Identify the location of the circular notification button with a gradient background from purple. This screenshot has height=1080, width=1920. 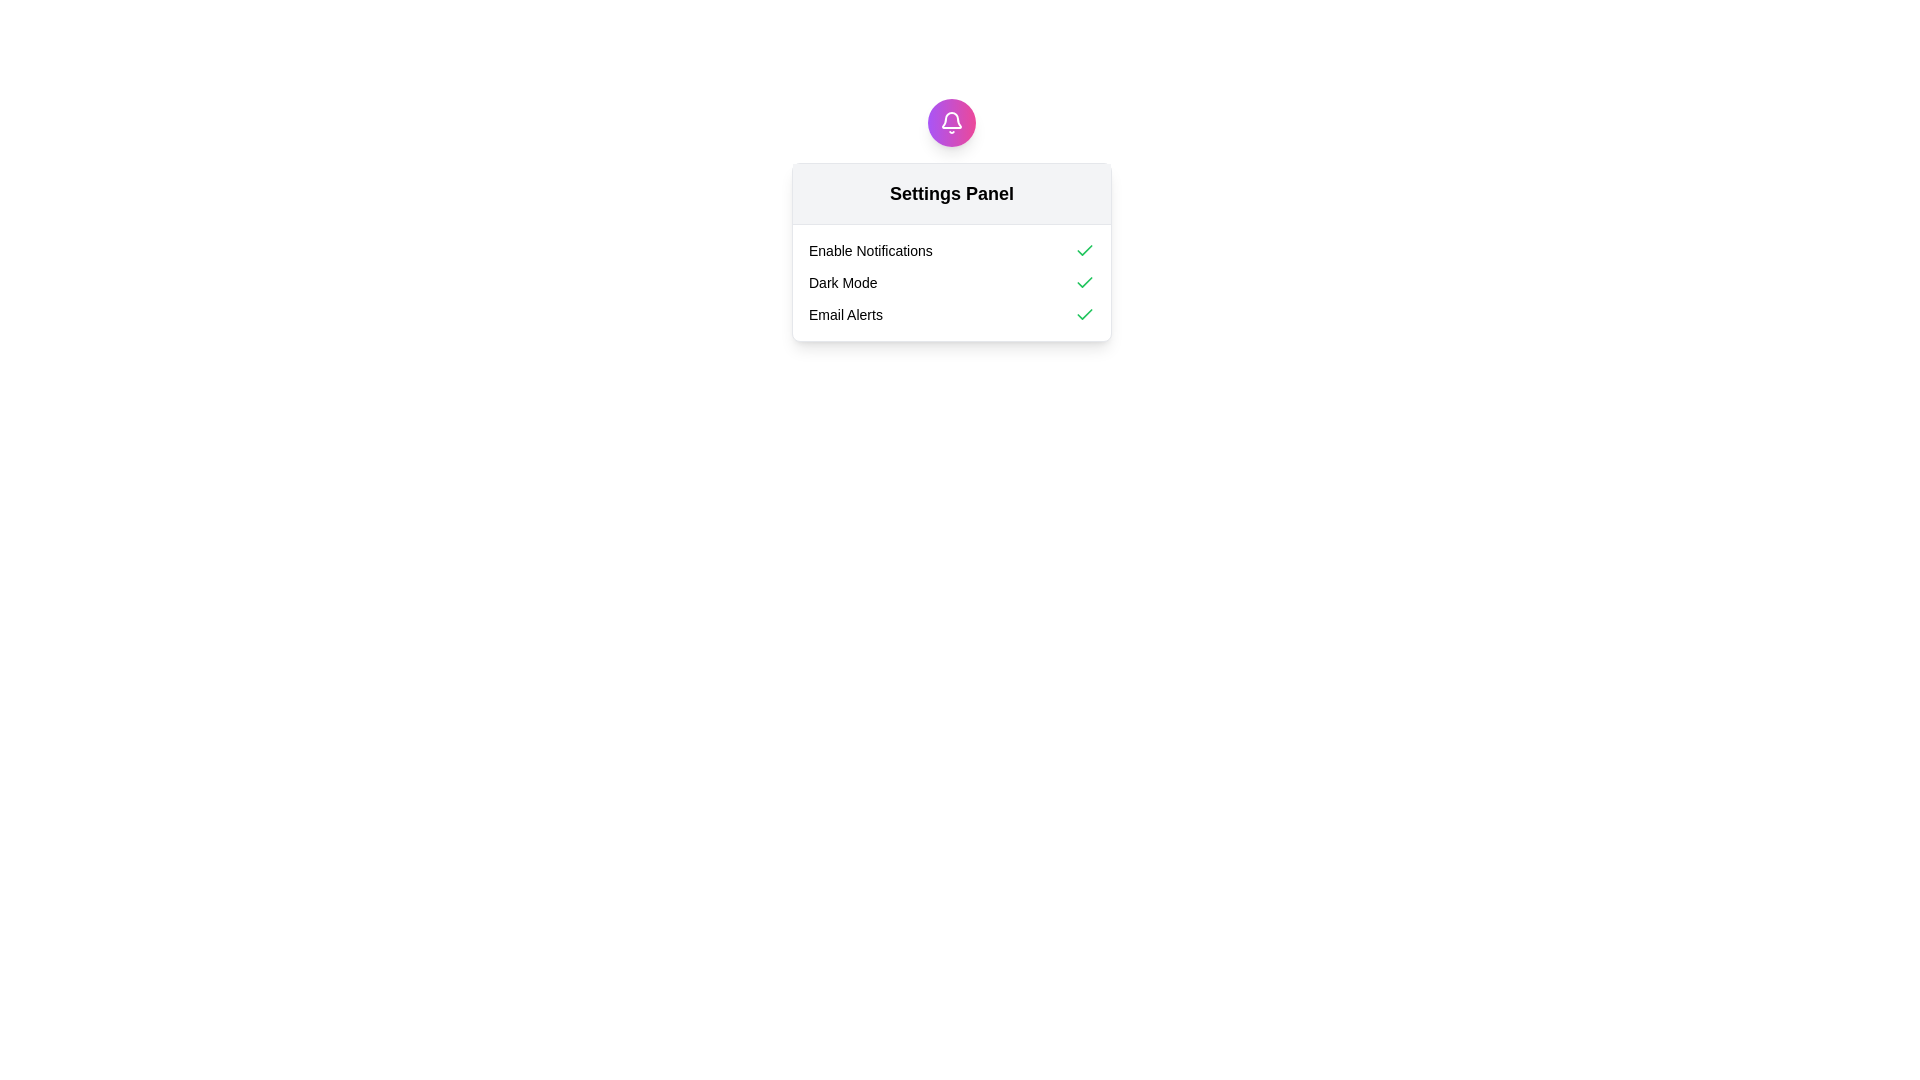
(950, 123).